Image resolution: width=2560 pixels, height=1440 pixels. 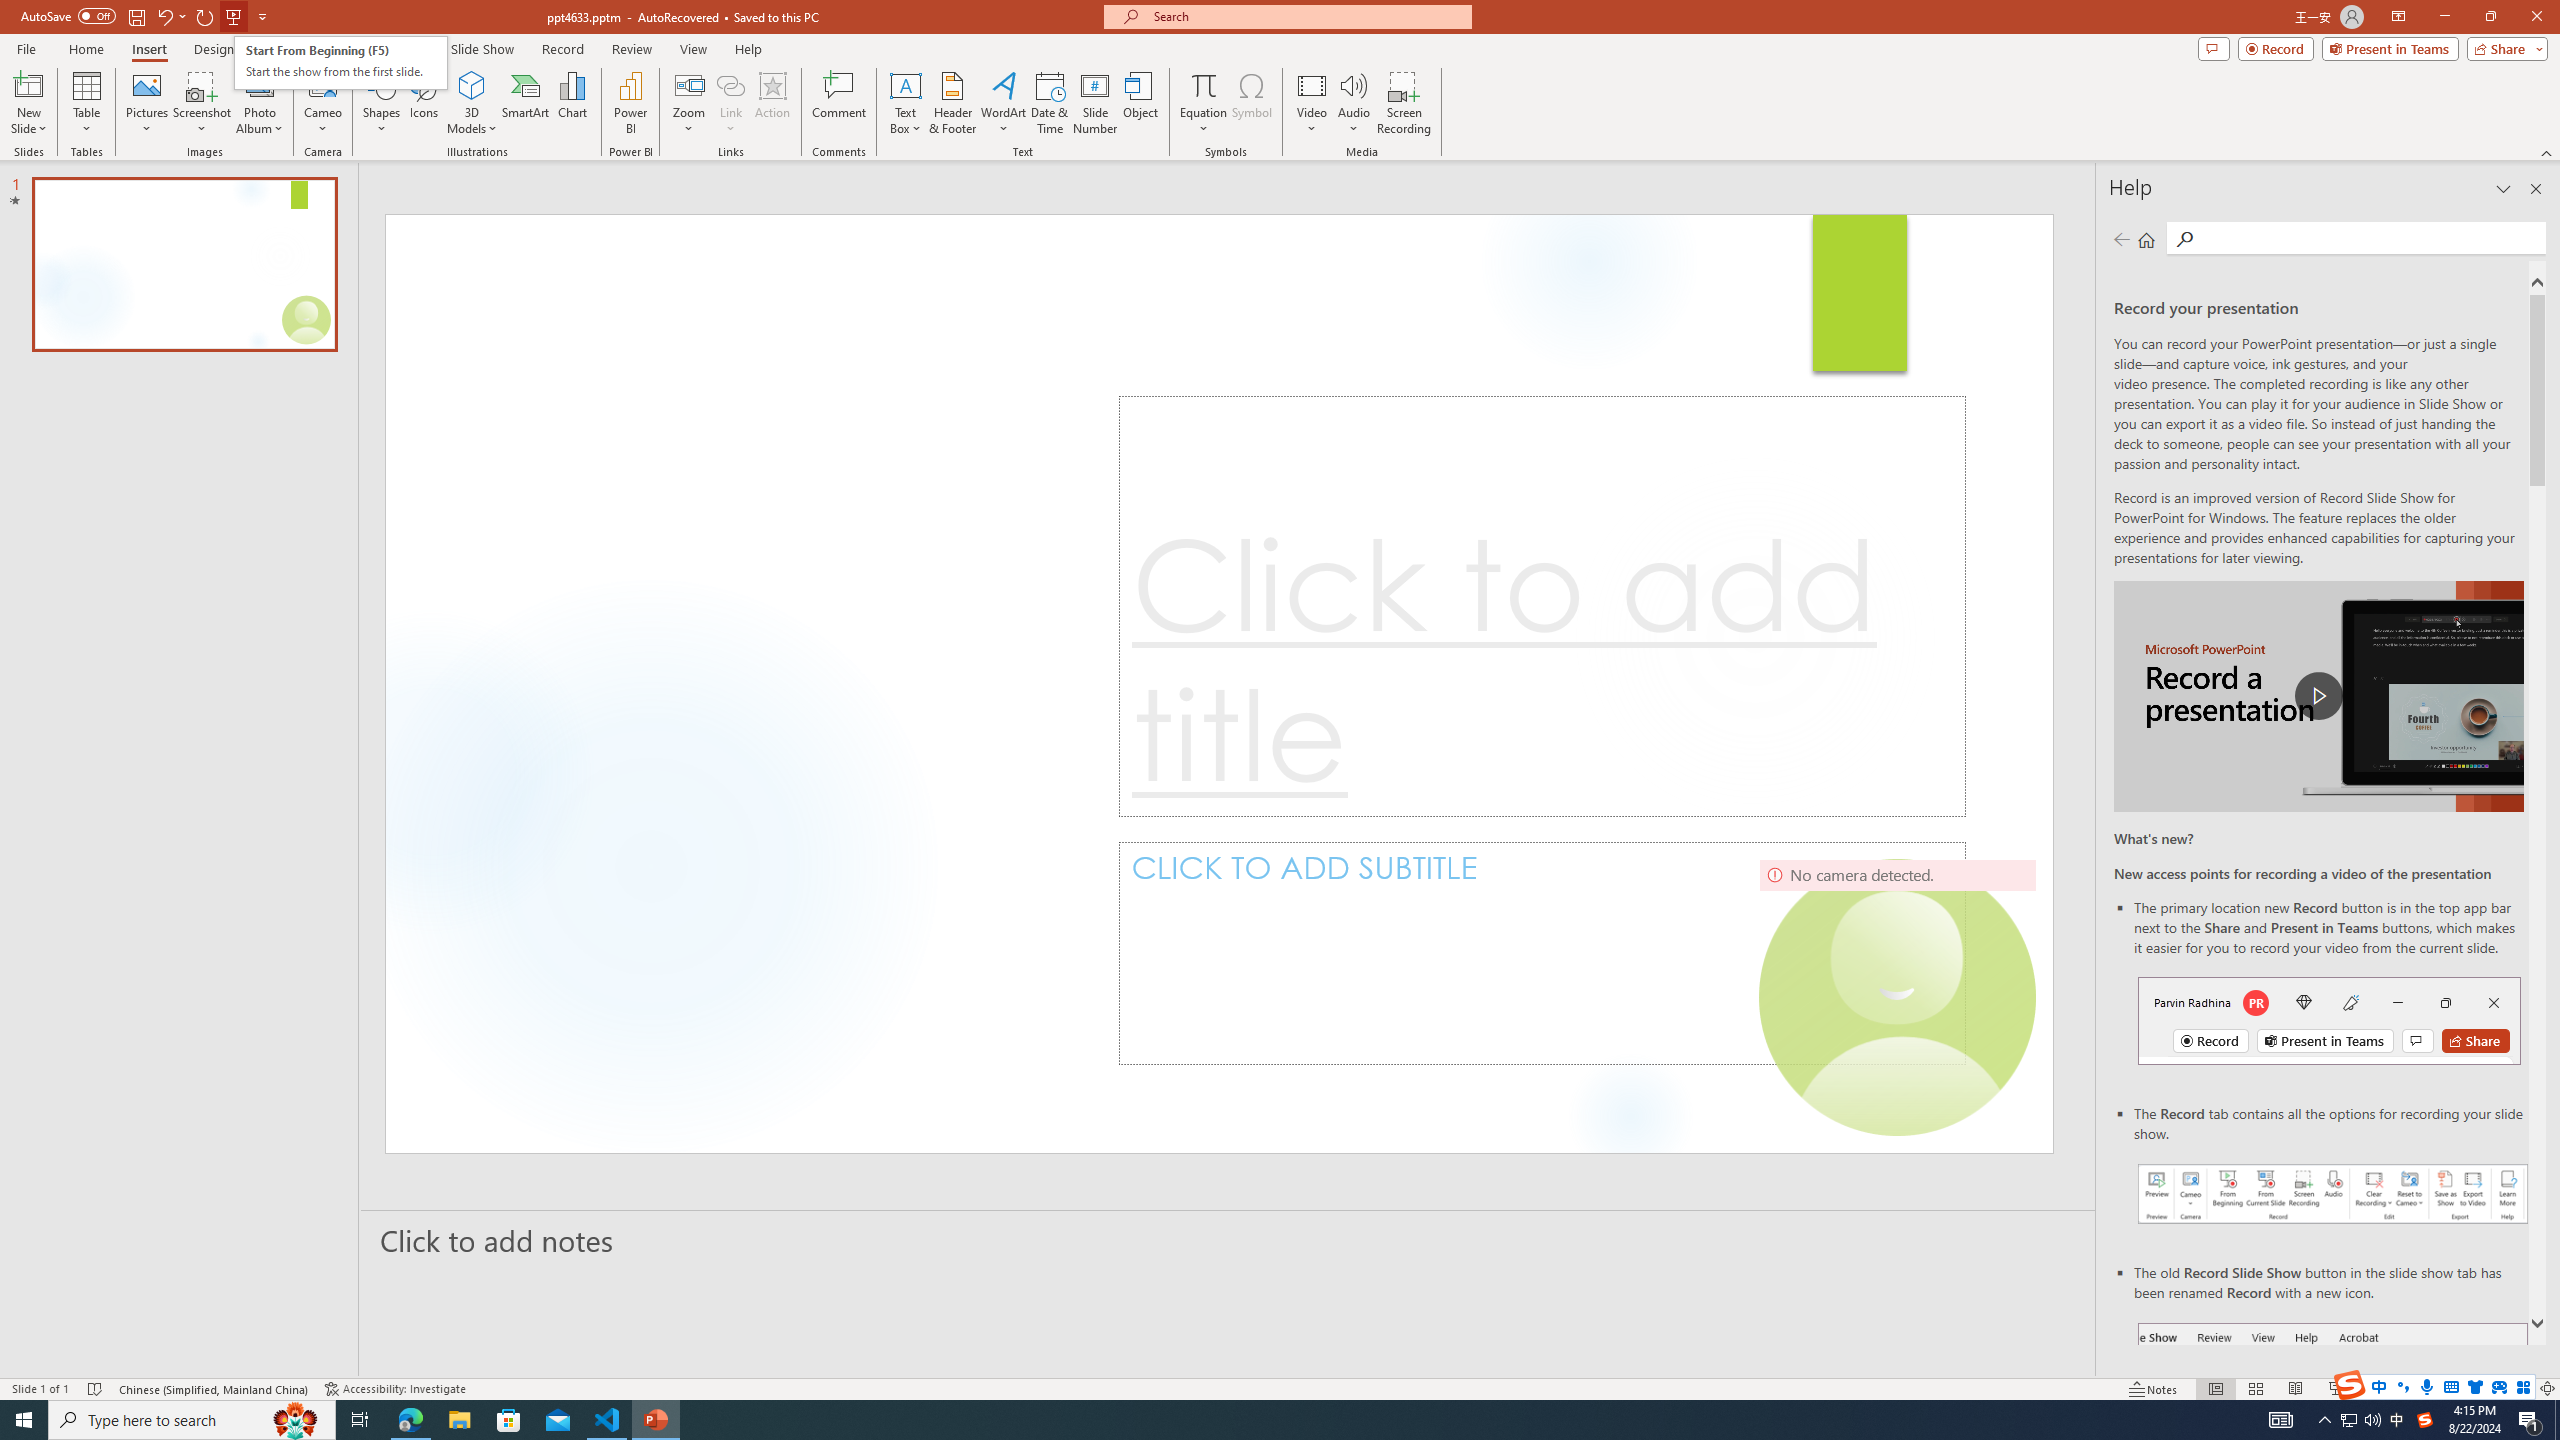 I want to click on 'Zoom 131%', so click(x=2515, y=1389).